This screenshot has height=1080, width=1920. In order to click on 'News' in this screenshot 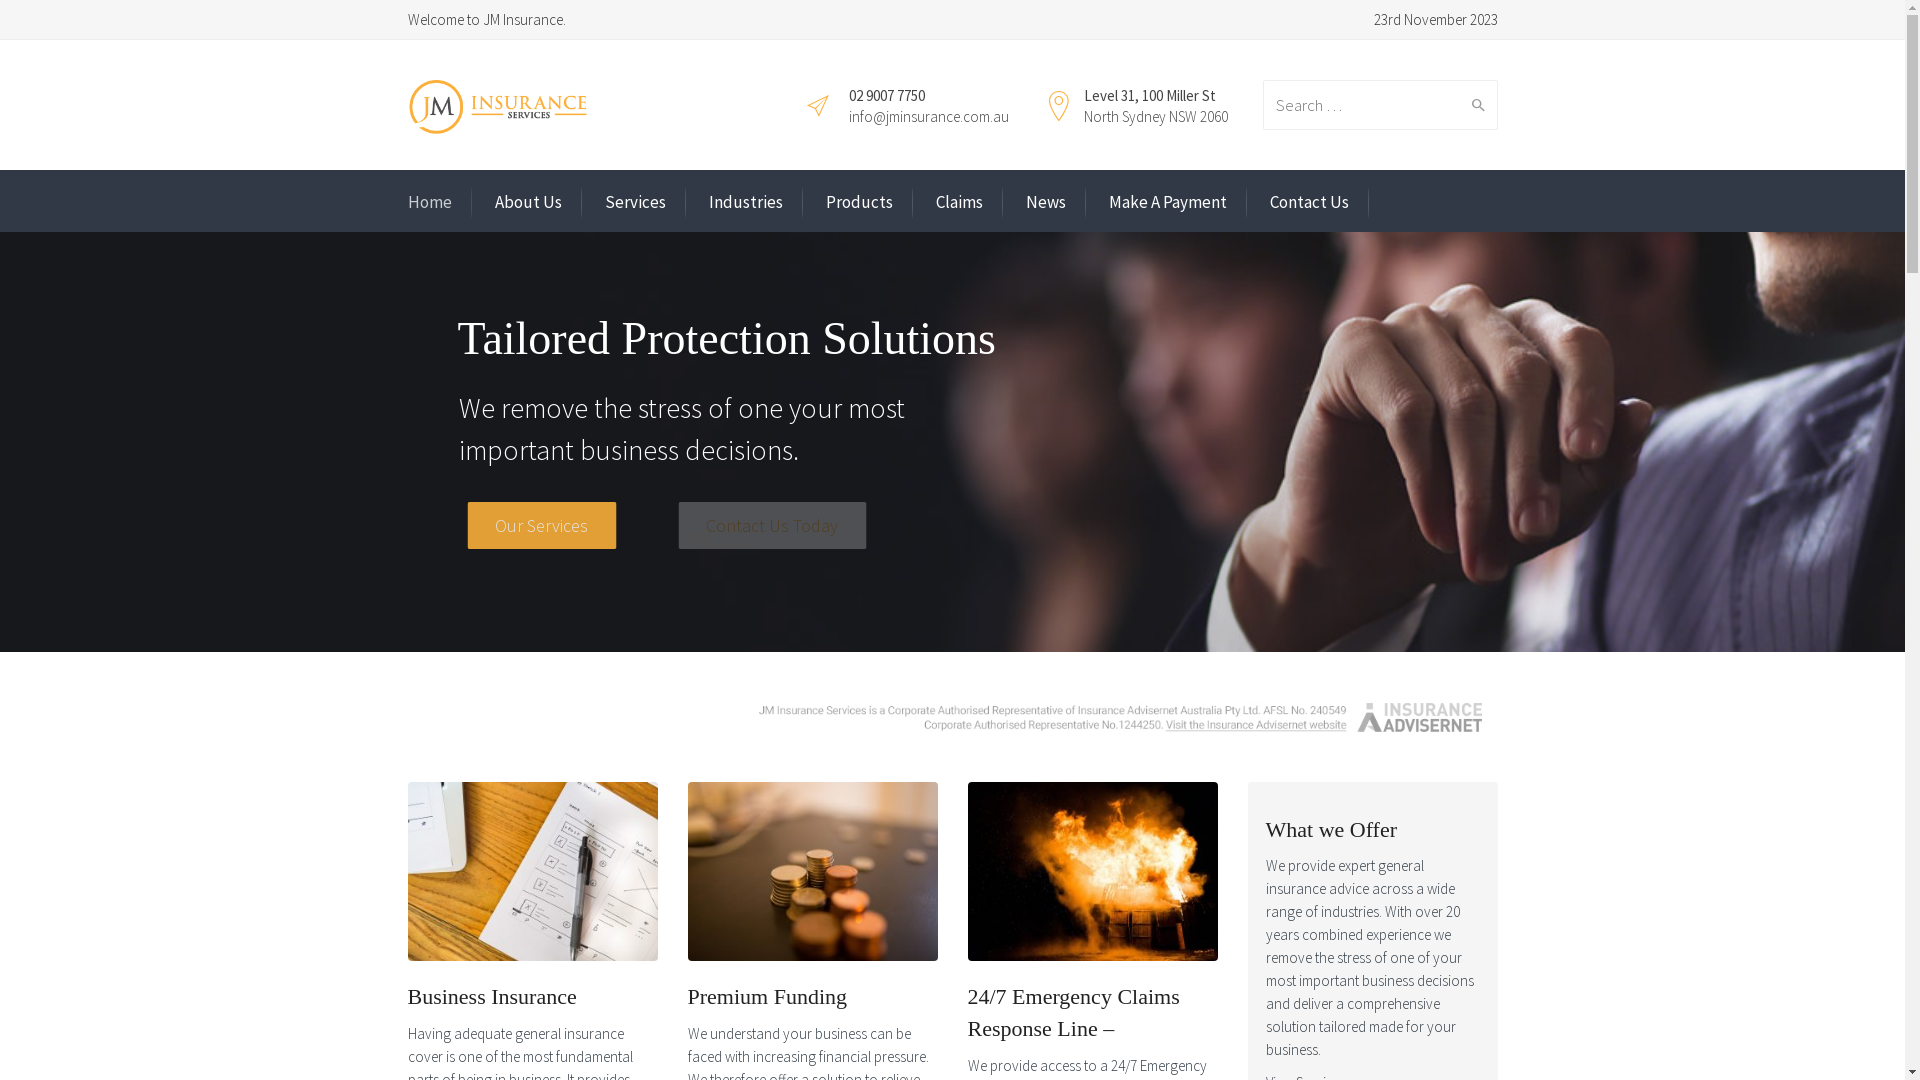, I will do `click(1045, 202)`.